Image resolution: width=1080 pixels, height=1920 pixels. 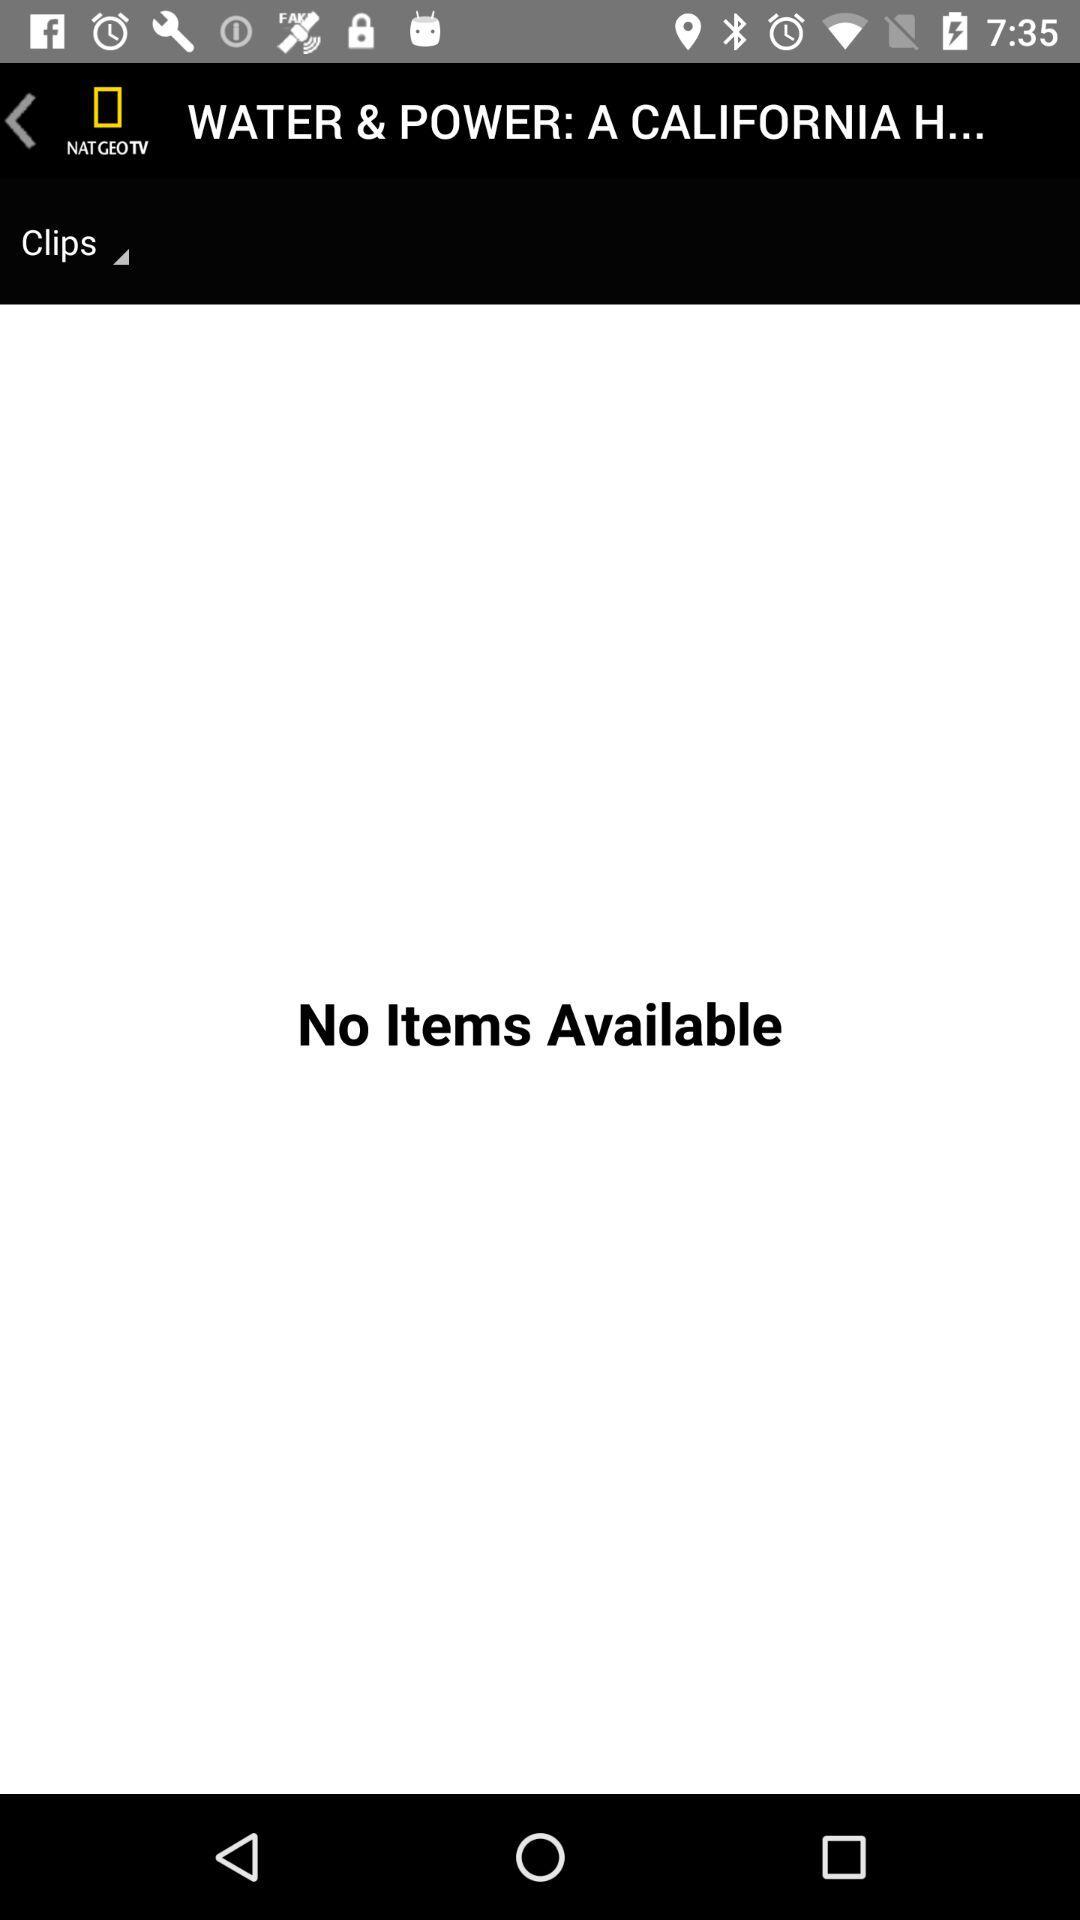 What do you see at coordinates (108, 119) in the screenshot?
I see `natgeotv` at bounding box center [108, 119].